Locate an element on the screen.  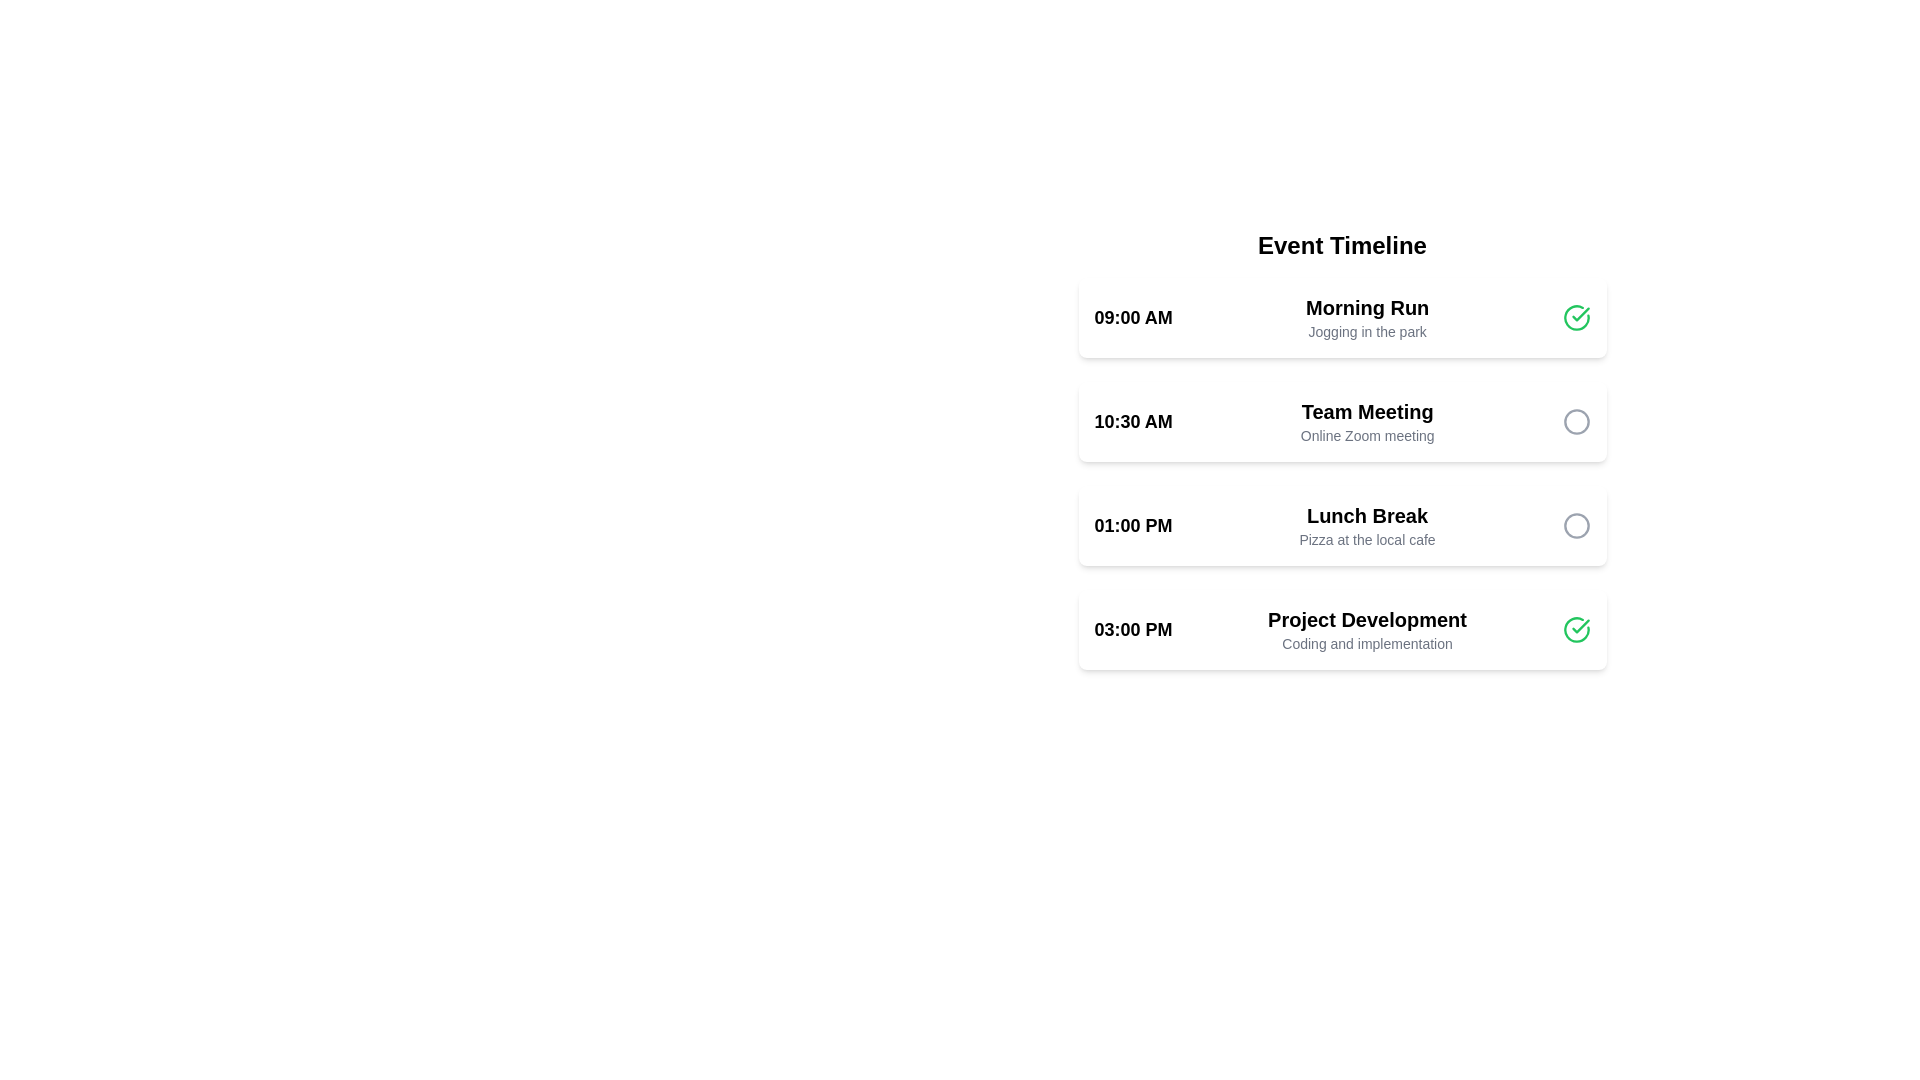
the event timeline entry for 'Project Development' scheduled at 03:00 PM, which includes a green checkmark icon and a description of 'Coding and implementation' is located at coordinates (1342, 628).